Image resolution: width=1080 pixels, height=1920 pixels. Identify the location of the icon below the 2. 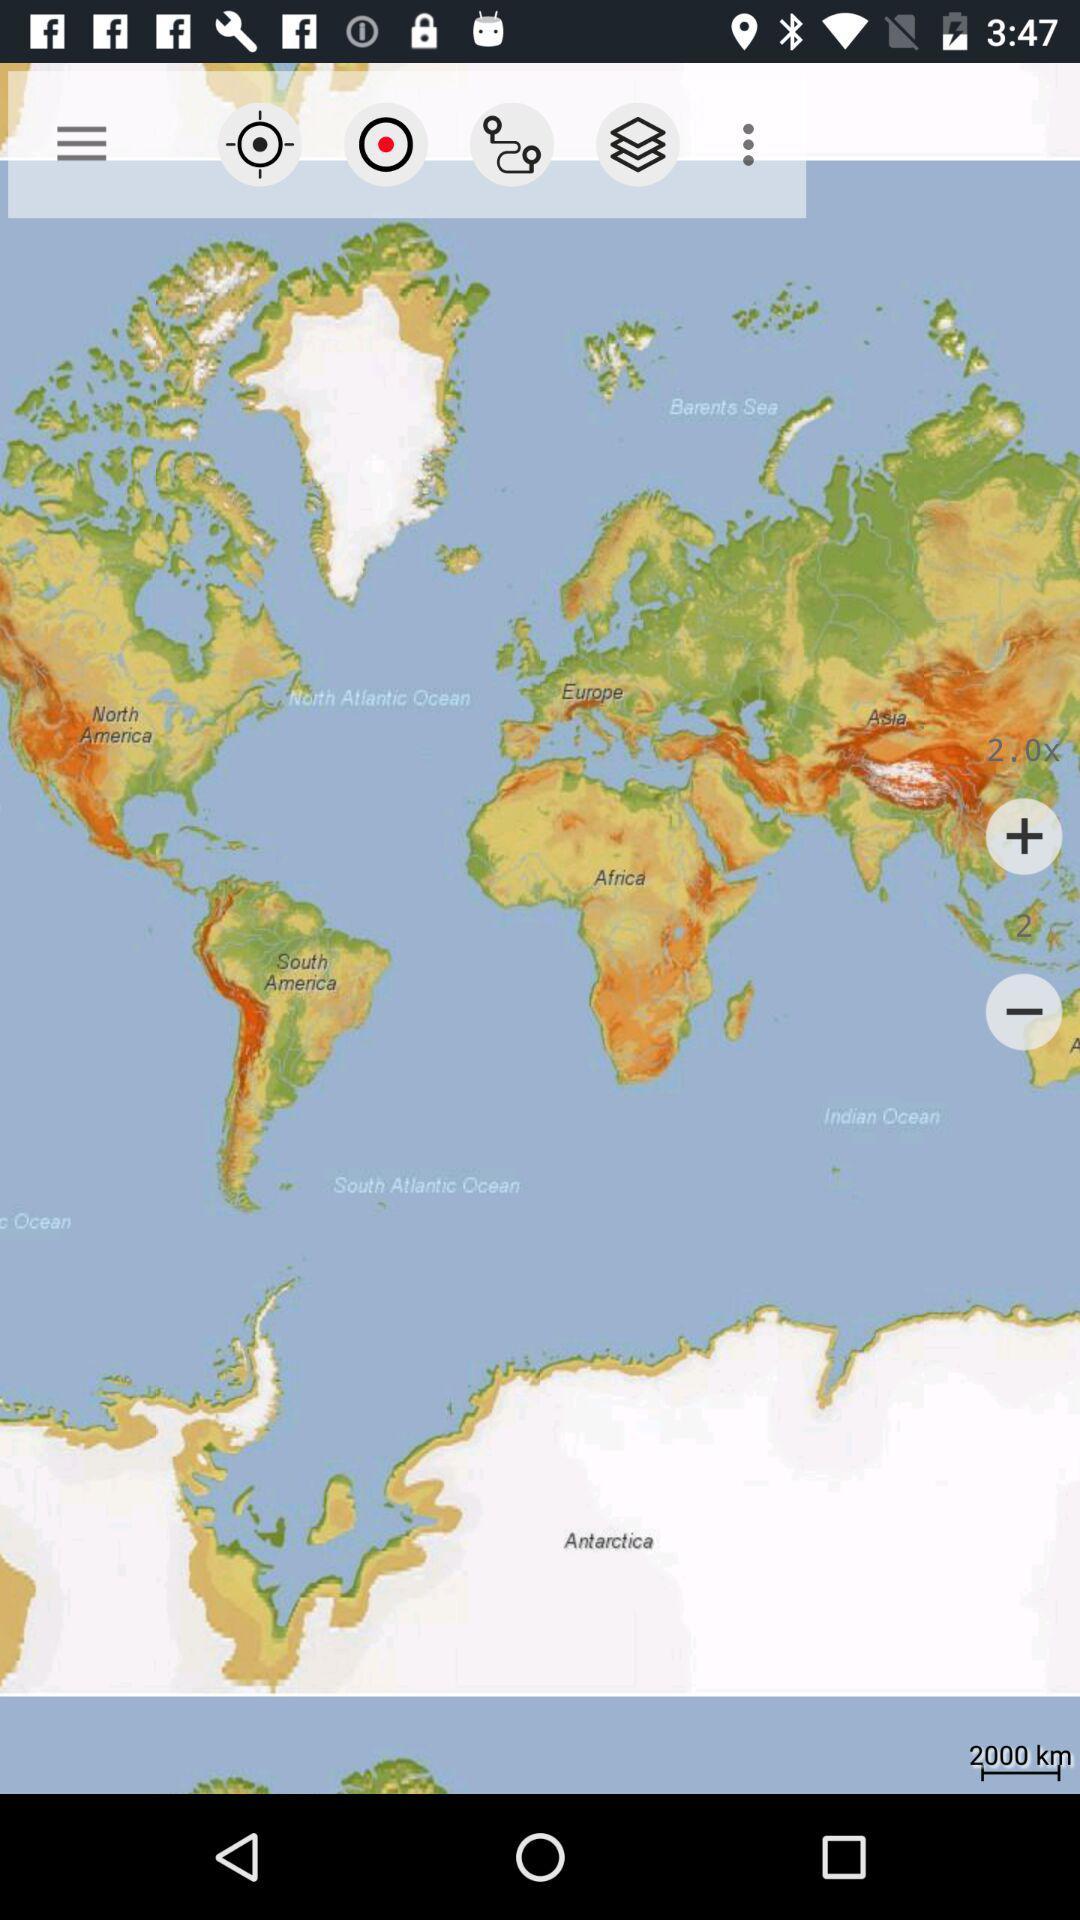
(1024, 1012).